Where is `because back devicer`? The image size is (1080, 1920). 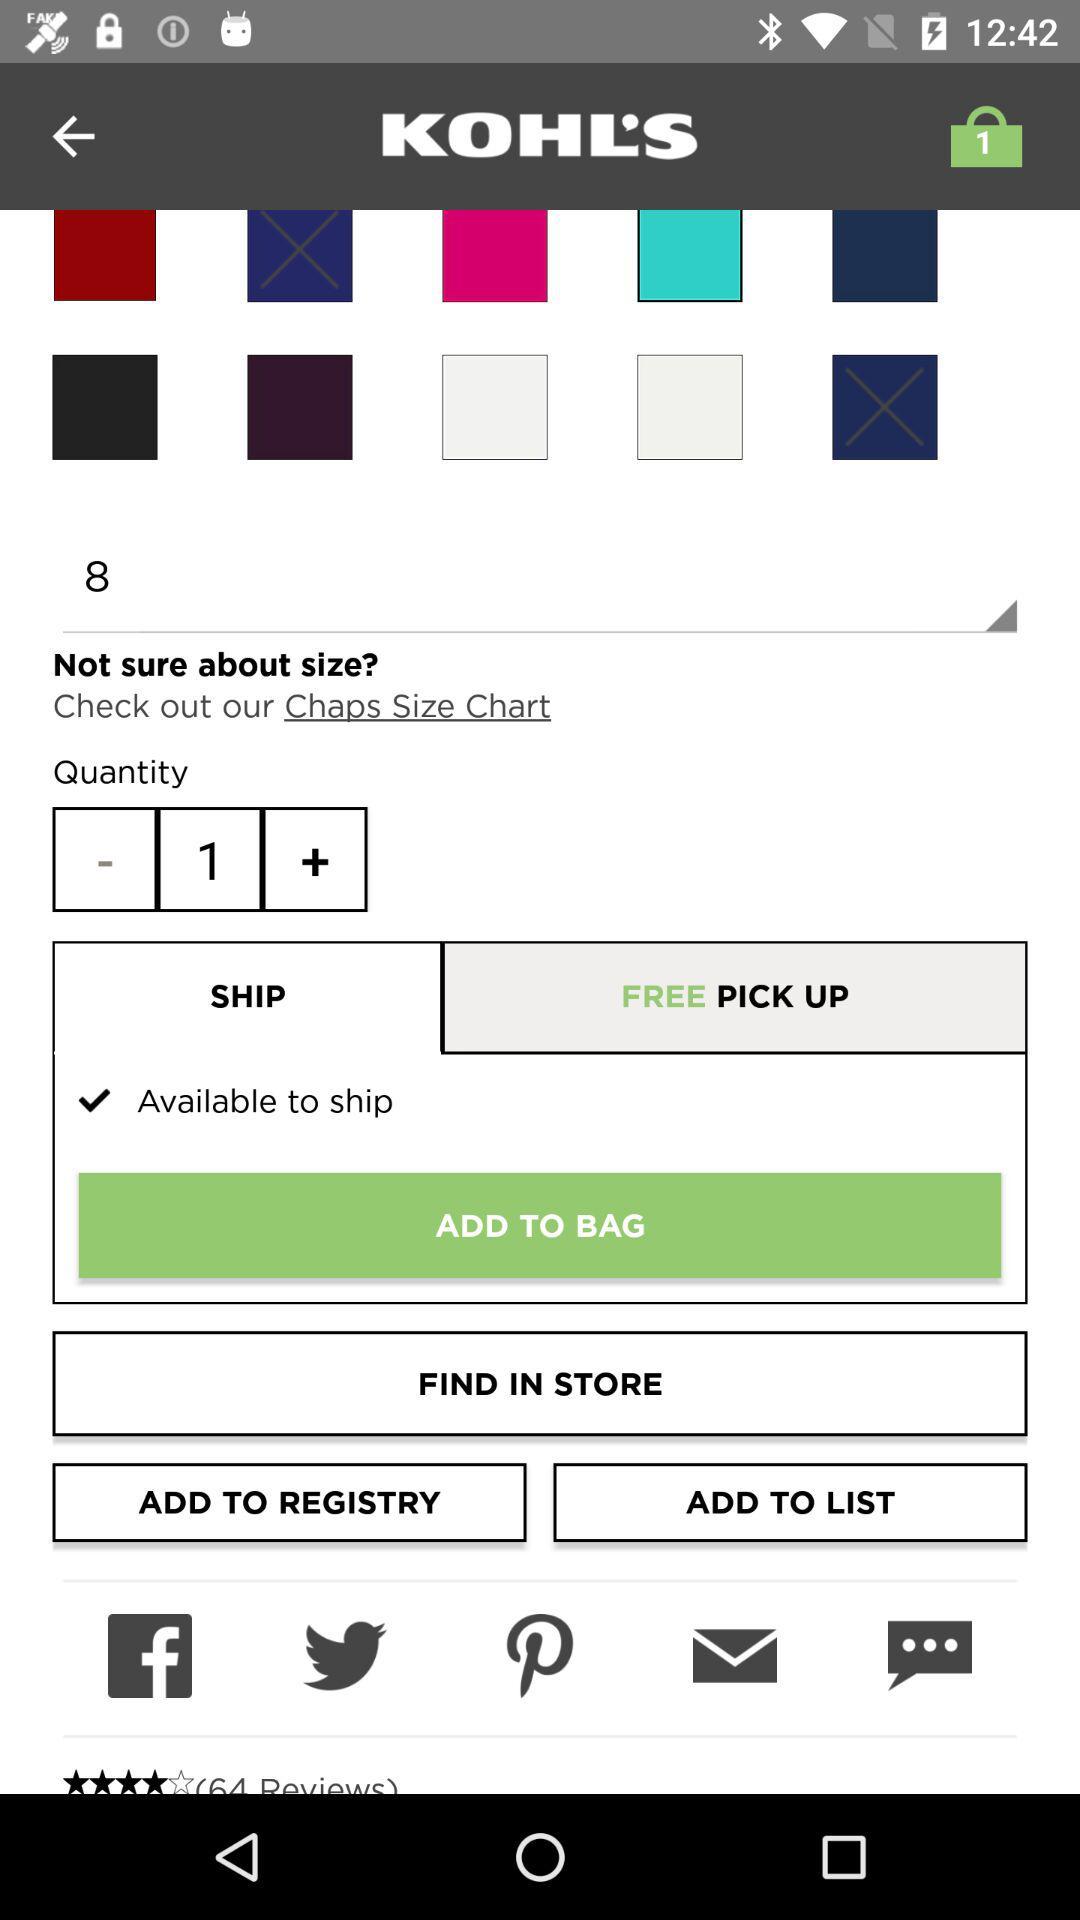
because back devicer is located at coordinates (883, 255).